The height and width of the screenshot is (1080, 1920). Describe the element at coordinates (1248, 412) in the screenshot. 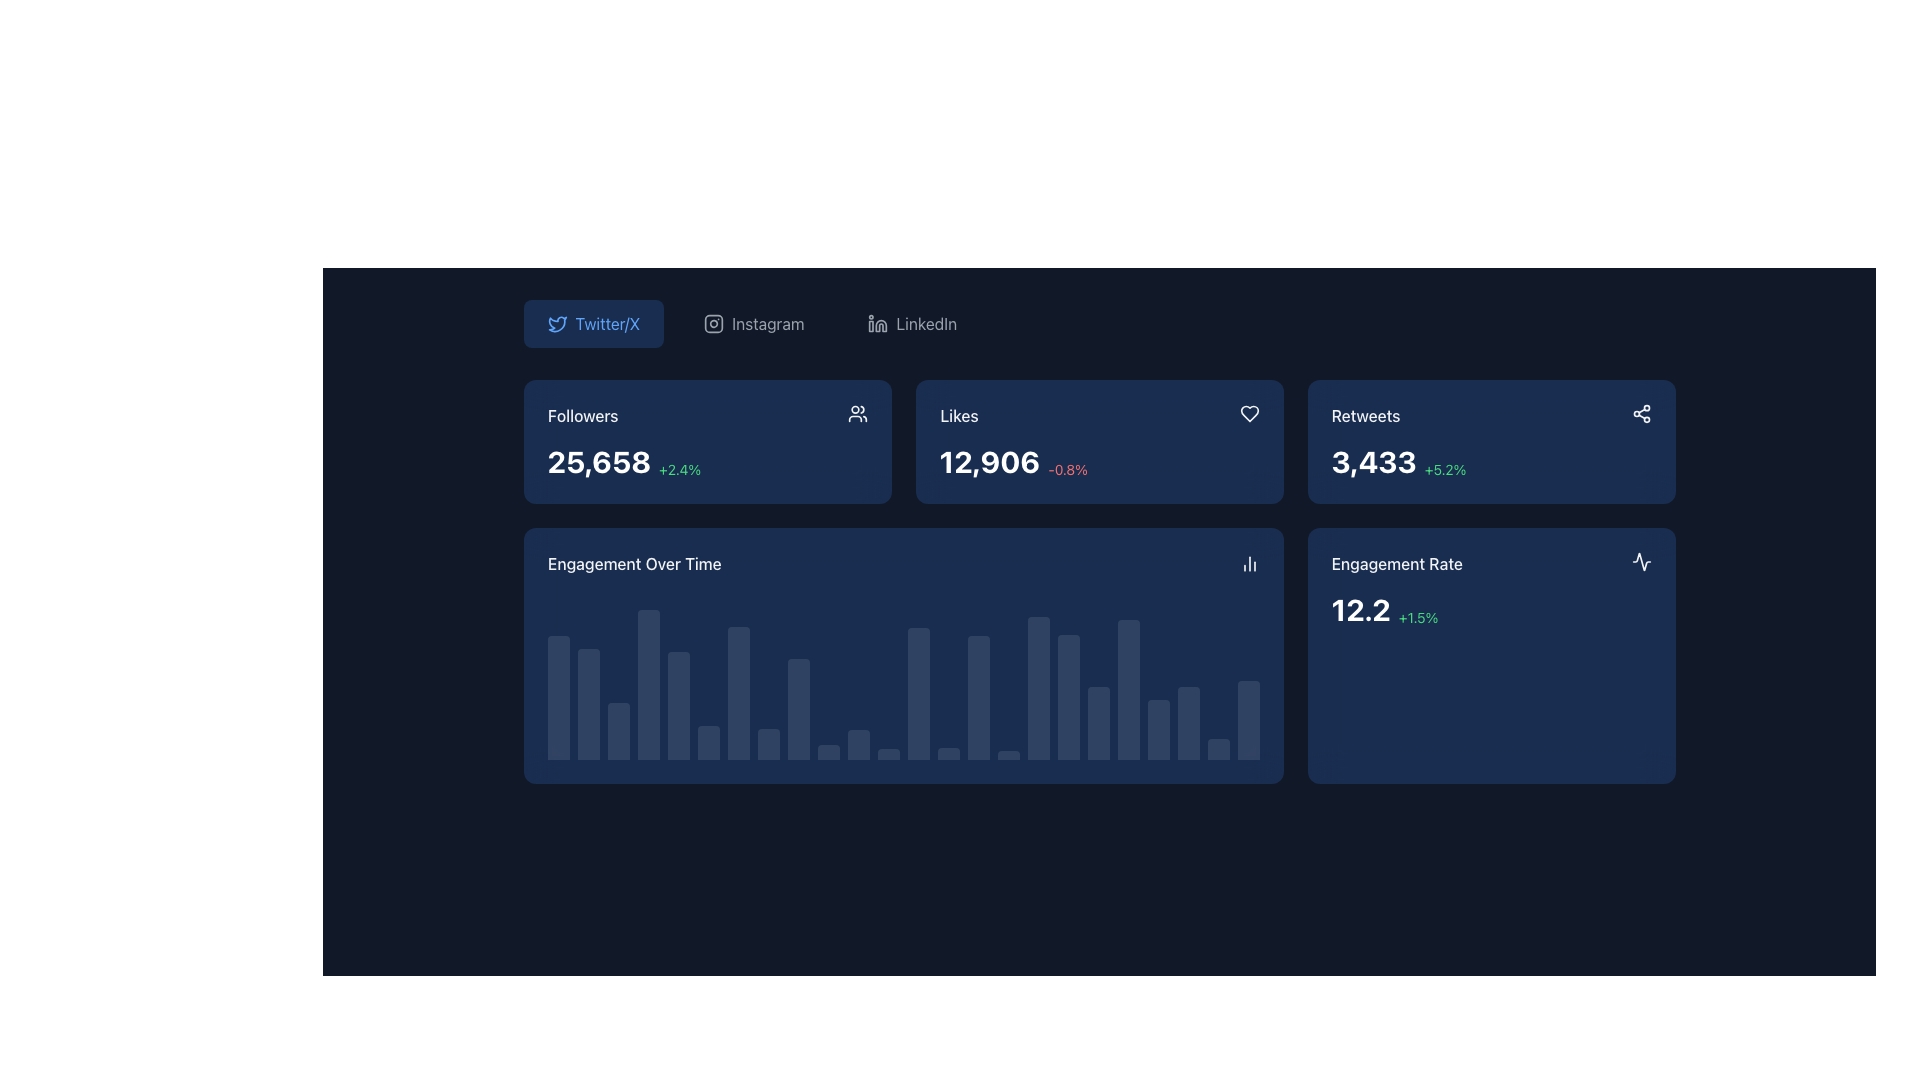

I see `the heart-shaped icon representing the 'Likes' feature, which is located in the top-right corner of the 'Likes' card, near the numerical likes count` at that location.